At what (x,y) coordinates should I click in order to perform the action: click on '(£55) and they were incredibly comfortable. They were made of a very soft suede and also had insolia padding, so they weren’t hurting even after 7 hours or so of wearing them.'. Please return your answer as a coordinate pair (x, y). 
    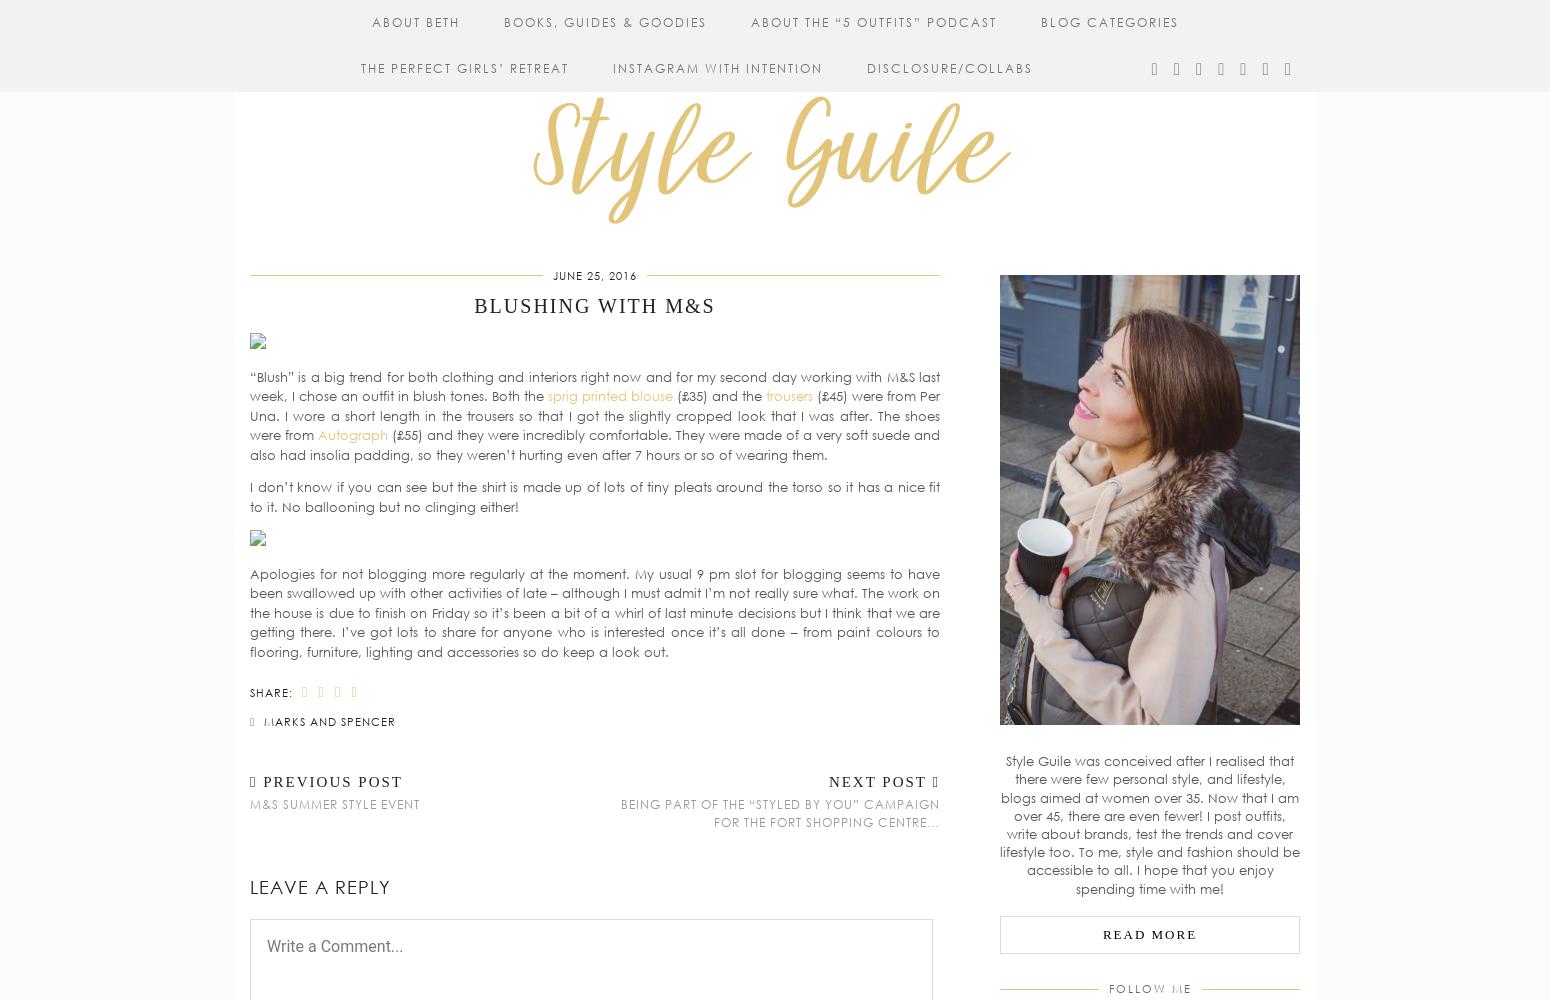
    Looking at the image, I should click on (595, 443).